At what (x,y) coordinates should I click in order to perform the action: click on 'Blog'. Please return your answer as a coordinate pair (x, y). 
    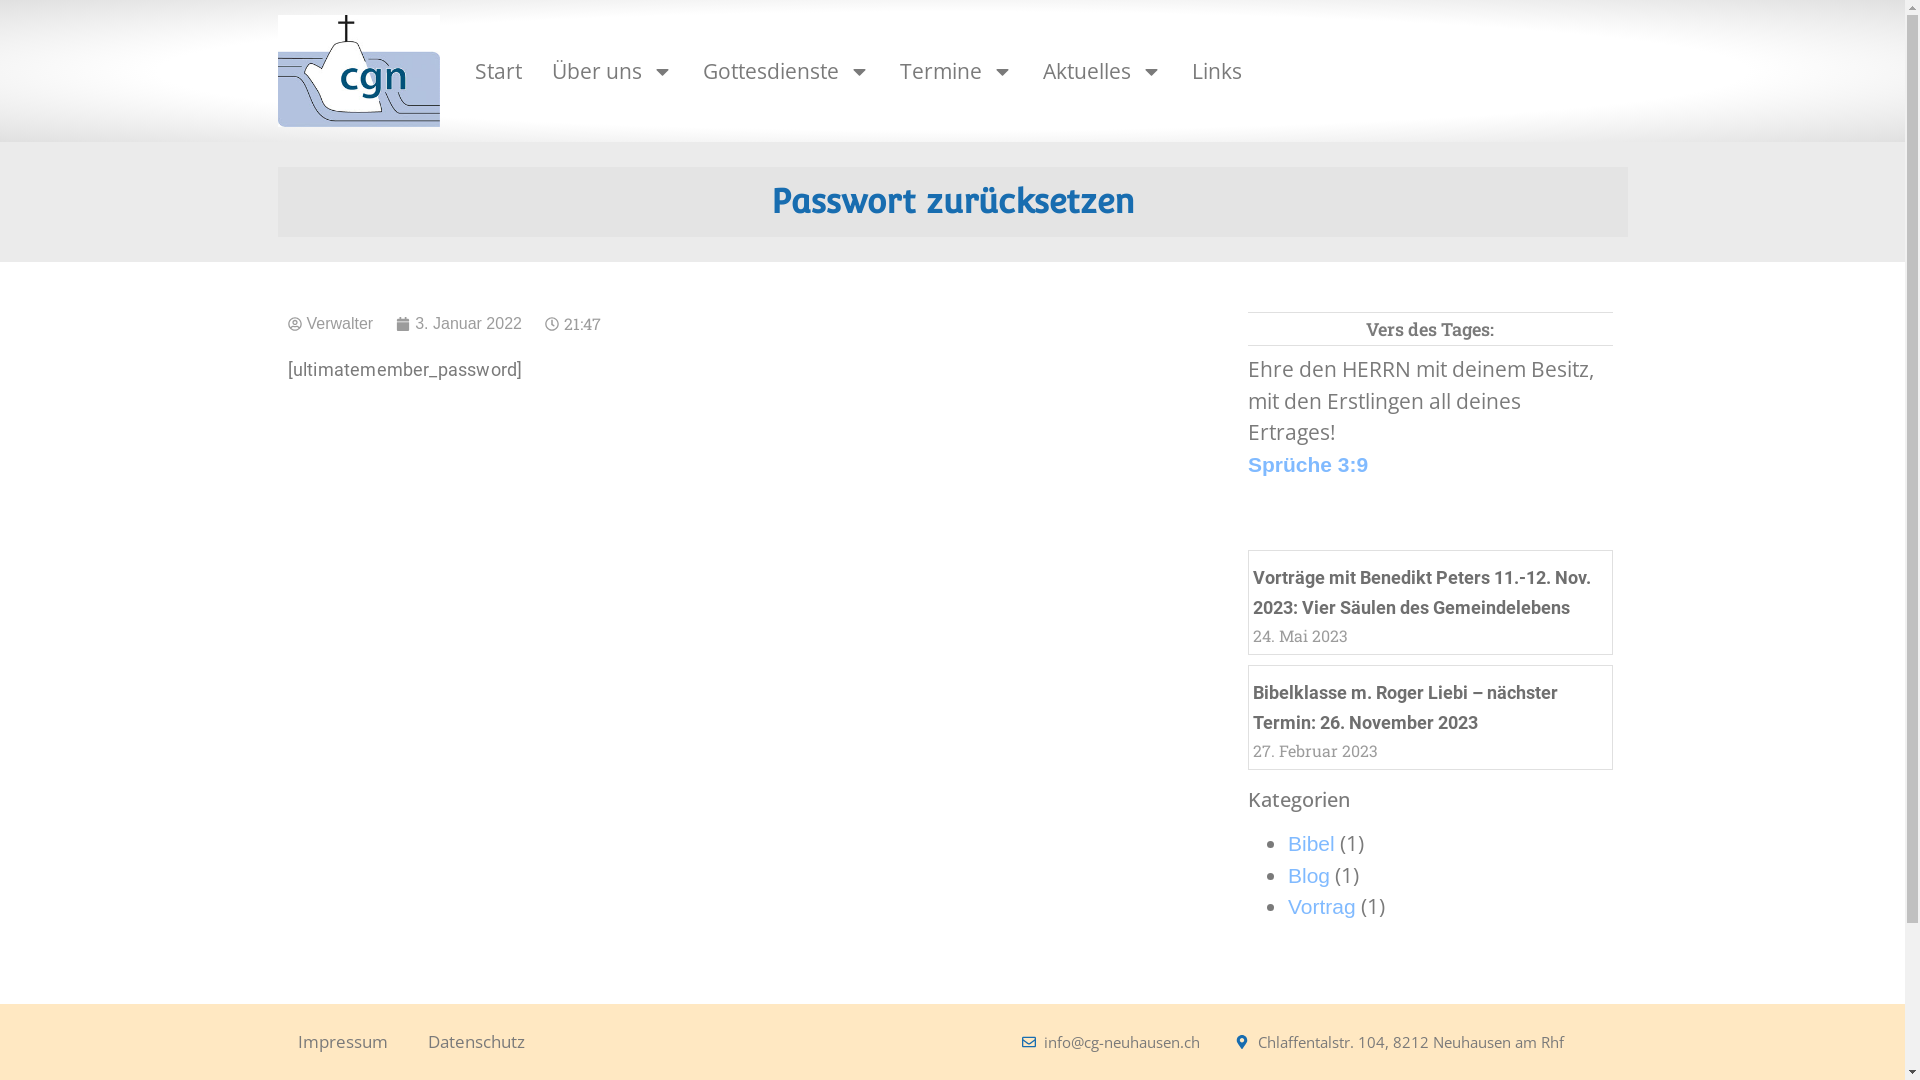
    Looking at the image, I should click on (1309, 874).